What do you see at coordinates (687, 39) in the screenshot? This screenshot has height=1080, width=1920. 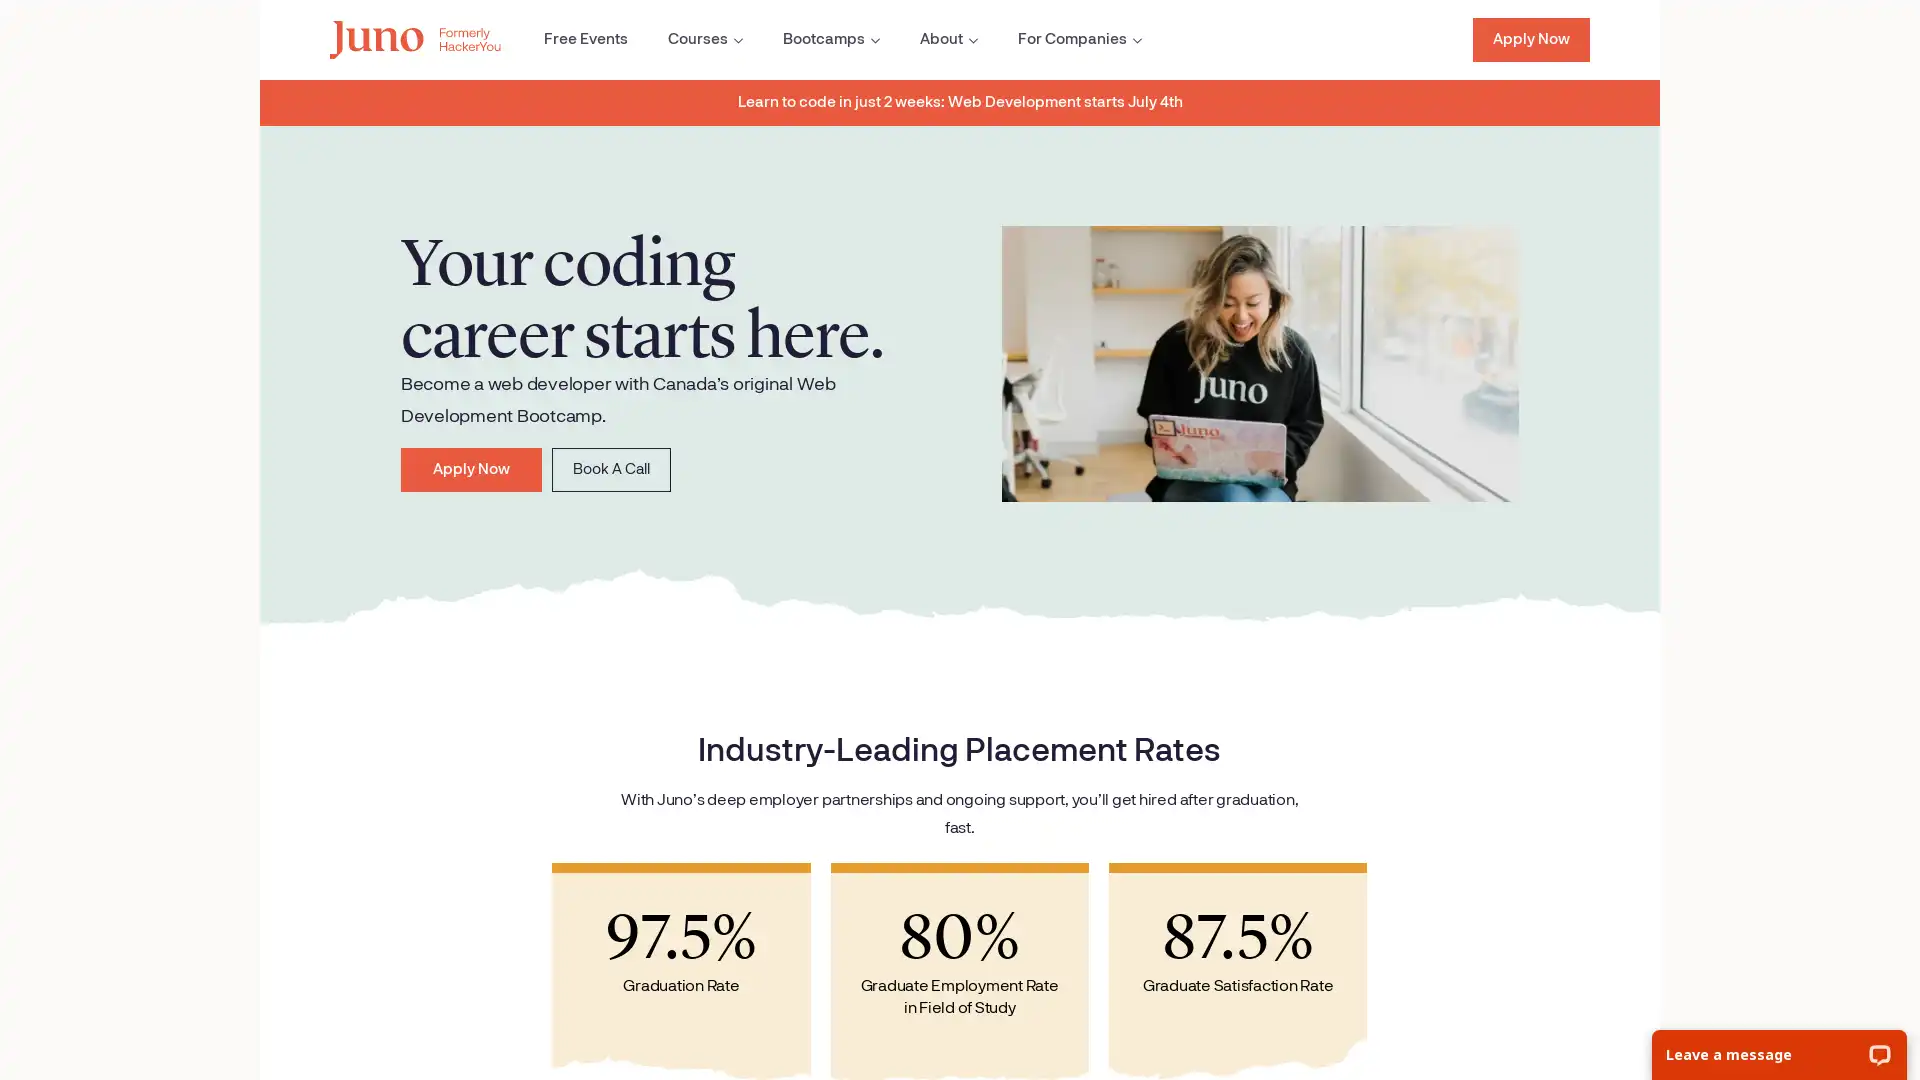 I see `Open the Courses sub menu.` at bounding box center [687, 39].